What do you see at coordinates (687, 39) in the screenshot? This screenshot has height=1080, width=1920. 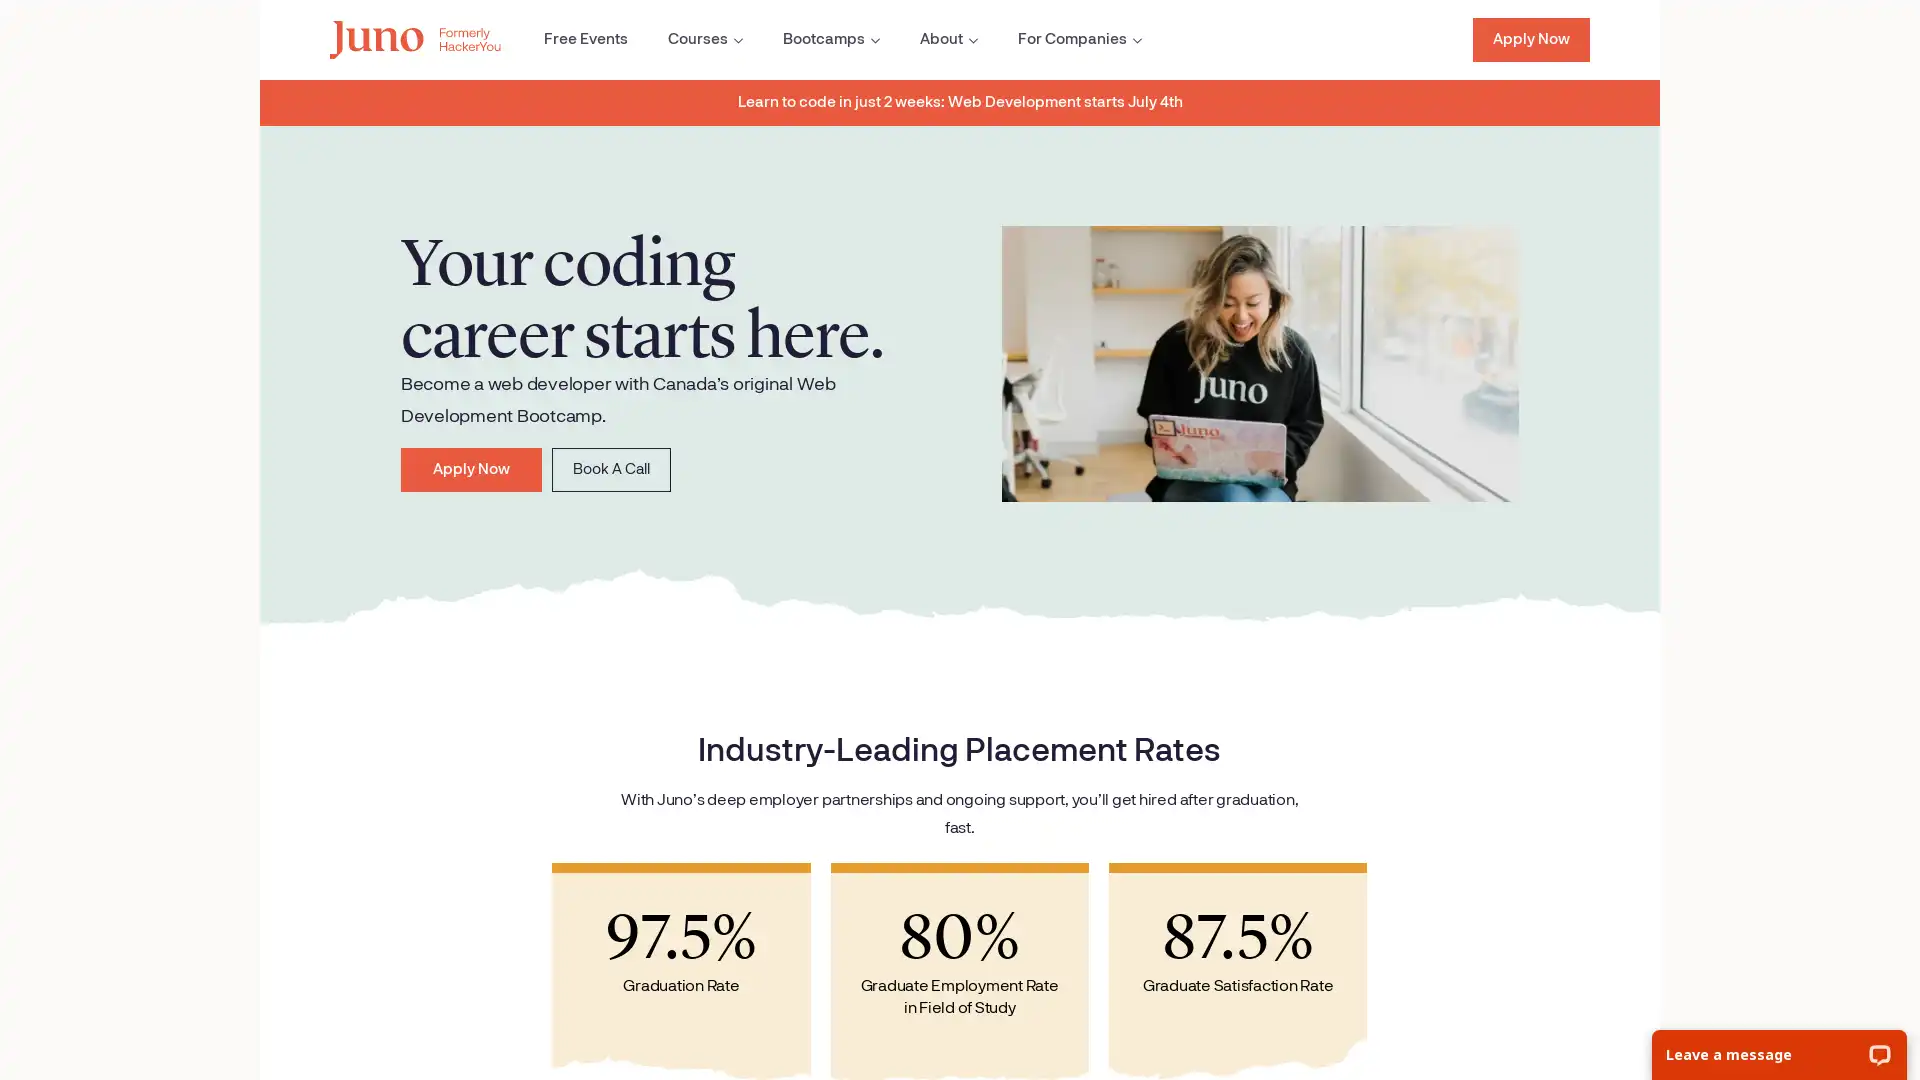 I see `Open the Courses sub menu.` at bounding box center [687, 39].